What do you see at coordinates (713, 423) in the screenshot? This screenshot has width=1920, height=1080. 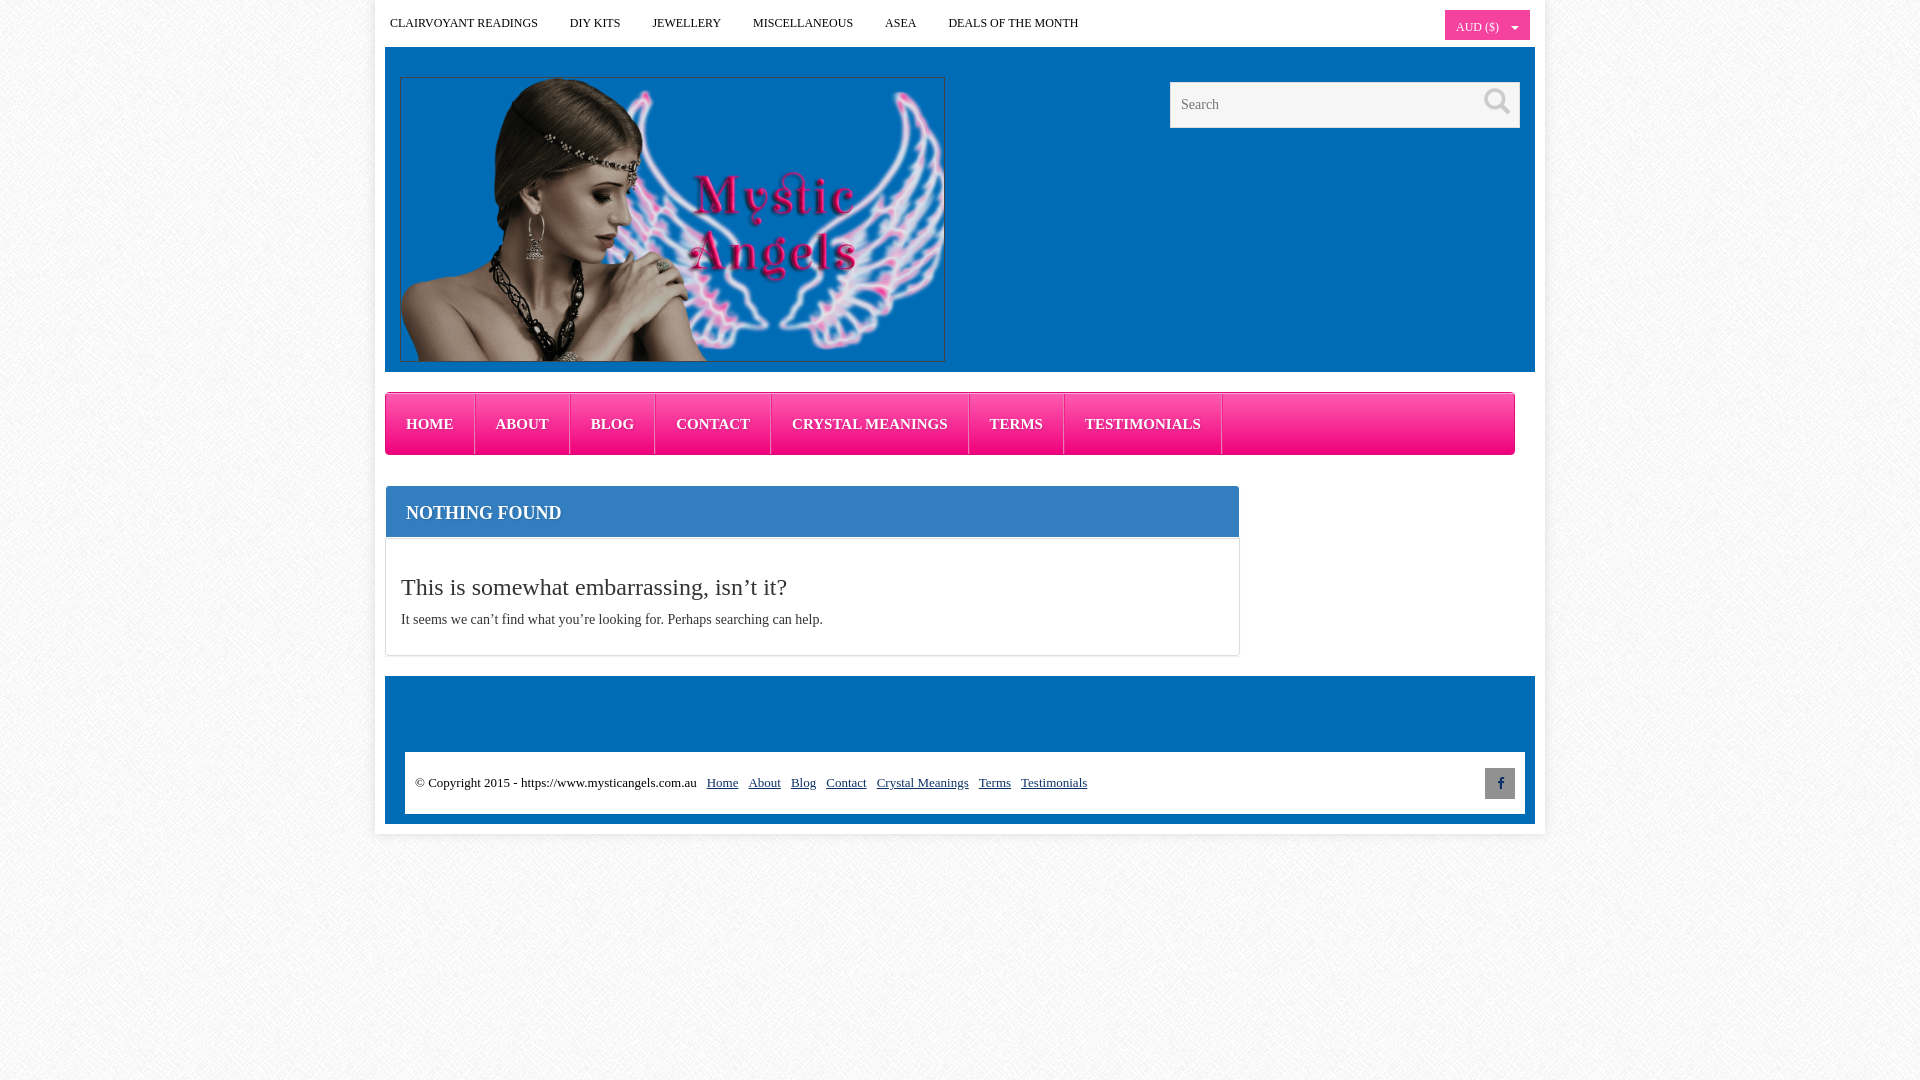 I see `'CONTACT'` at bounding box center [713, 423].